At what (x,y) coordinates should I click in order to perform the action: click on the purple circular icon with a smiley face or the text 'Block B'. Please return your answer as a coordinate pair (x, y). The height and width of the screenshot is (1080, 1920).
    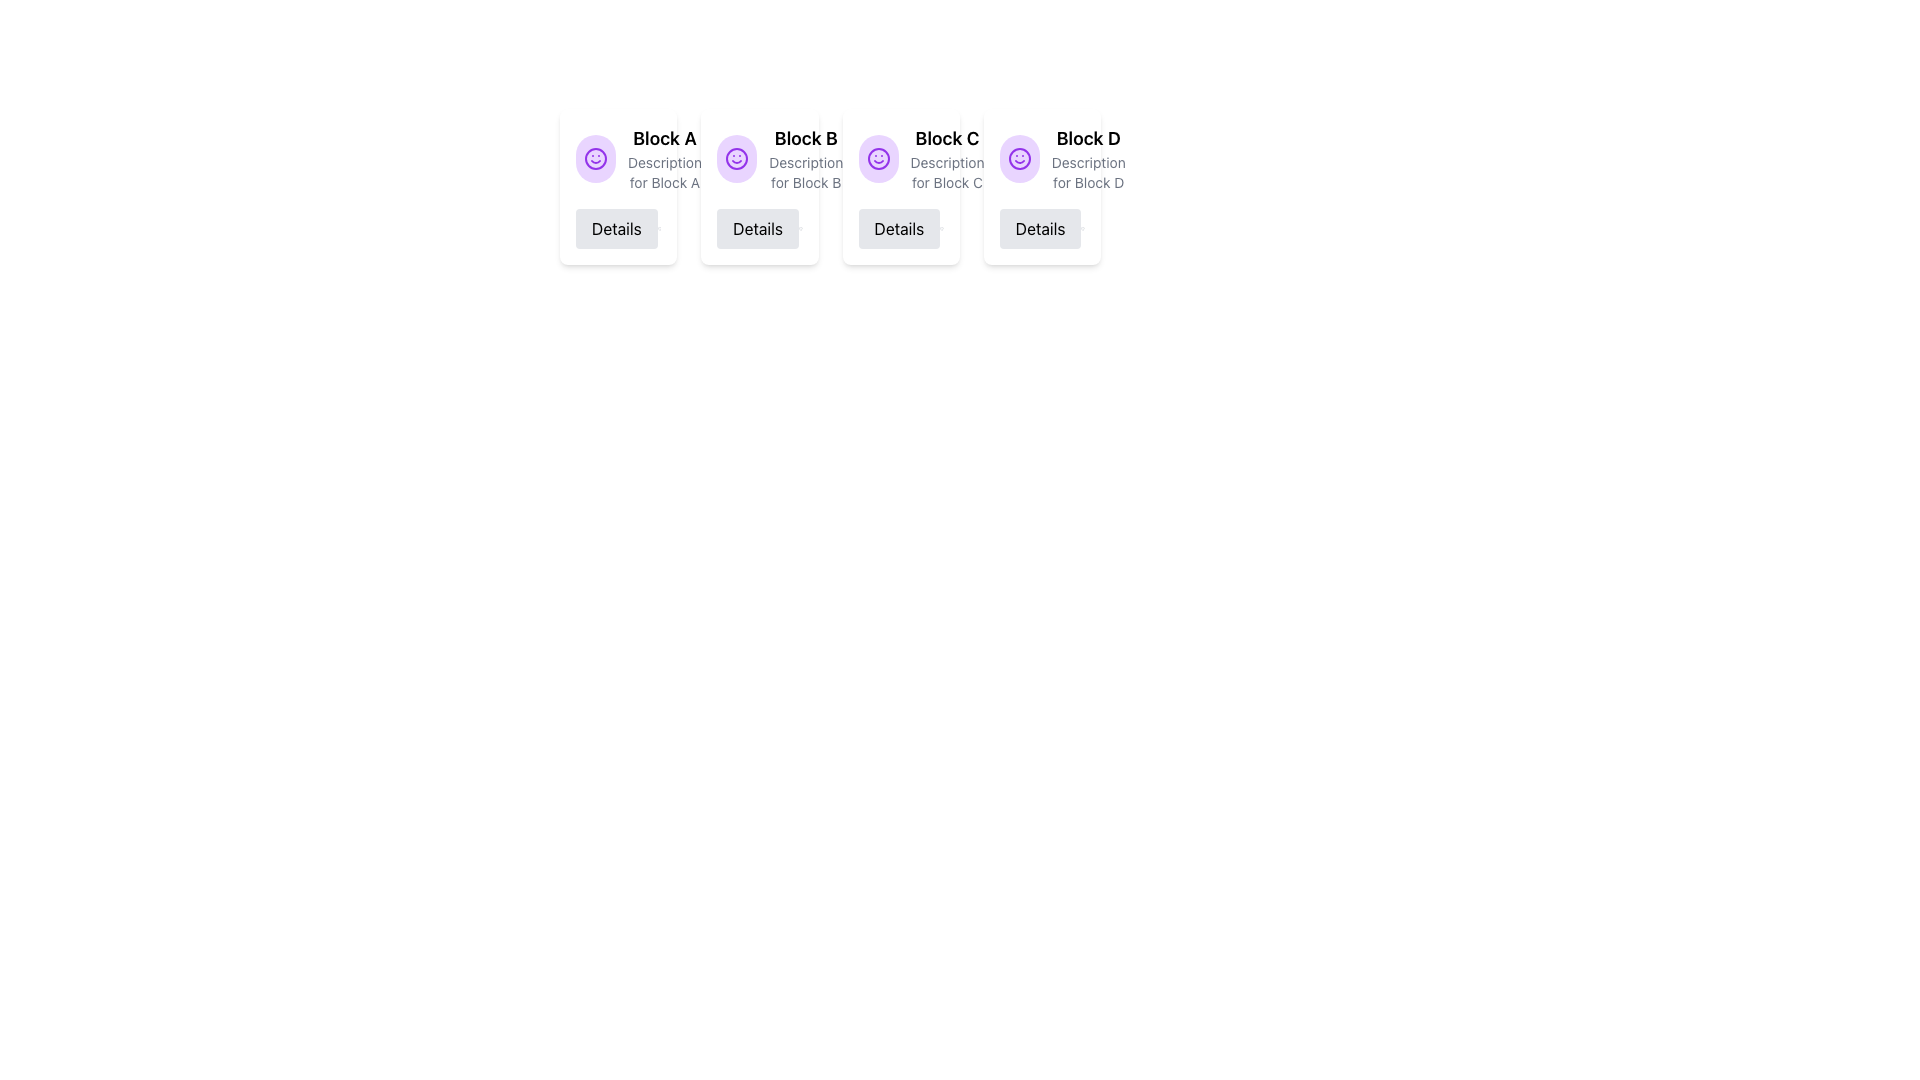
    Looking at the image, I should click on (758, 157).